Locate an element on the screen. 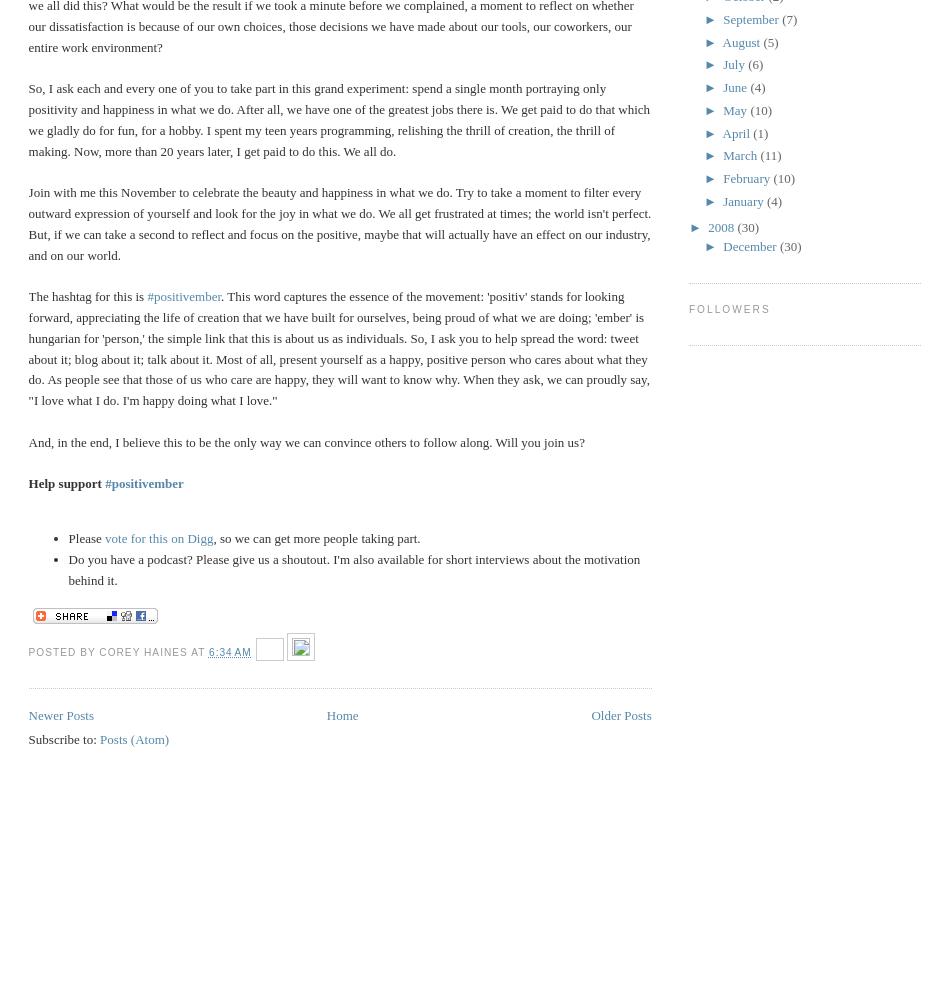 Image resolution: width=950 pixels, height=1000 pixels. 'Posted by' is located at coordinates (28, 651).